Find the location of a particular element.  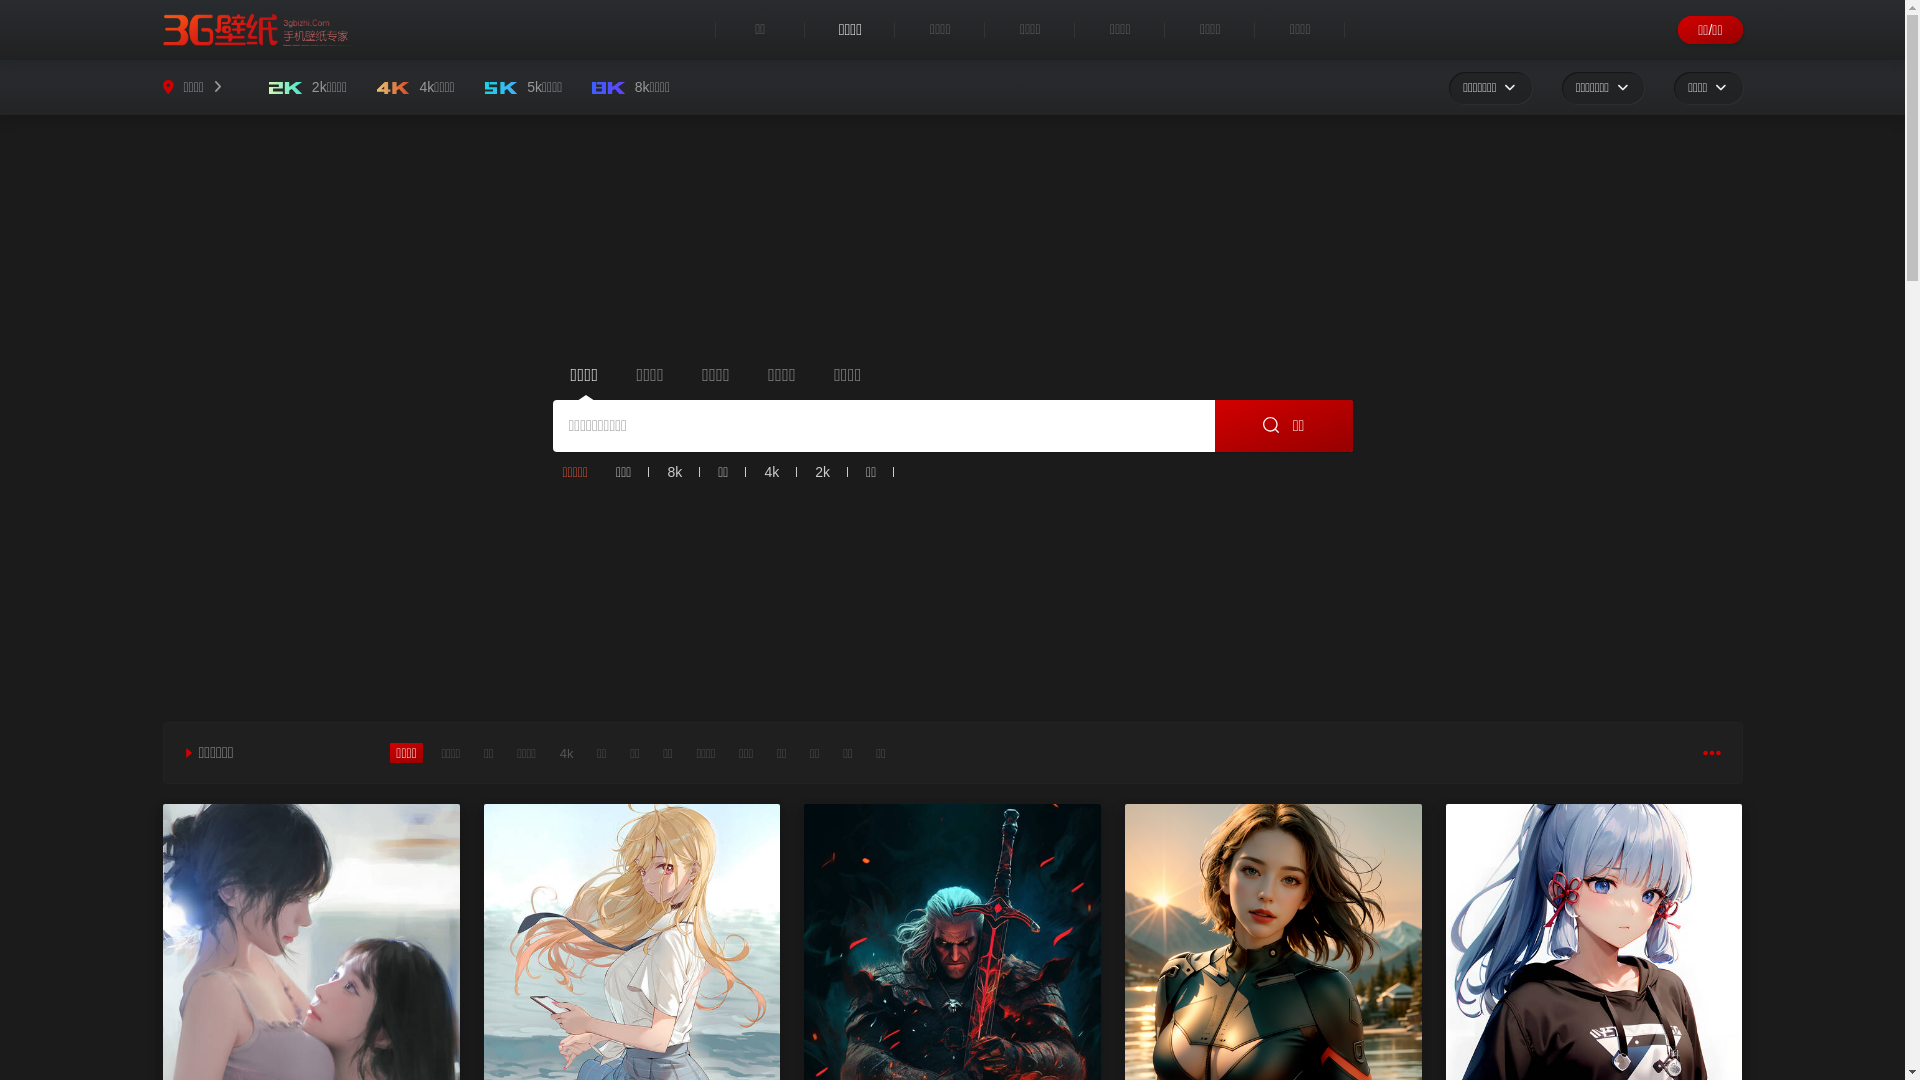

'4k' is located at coordinates (770, 471).